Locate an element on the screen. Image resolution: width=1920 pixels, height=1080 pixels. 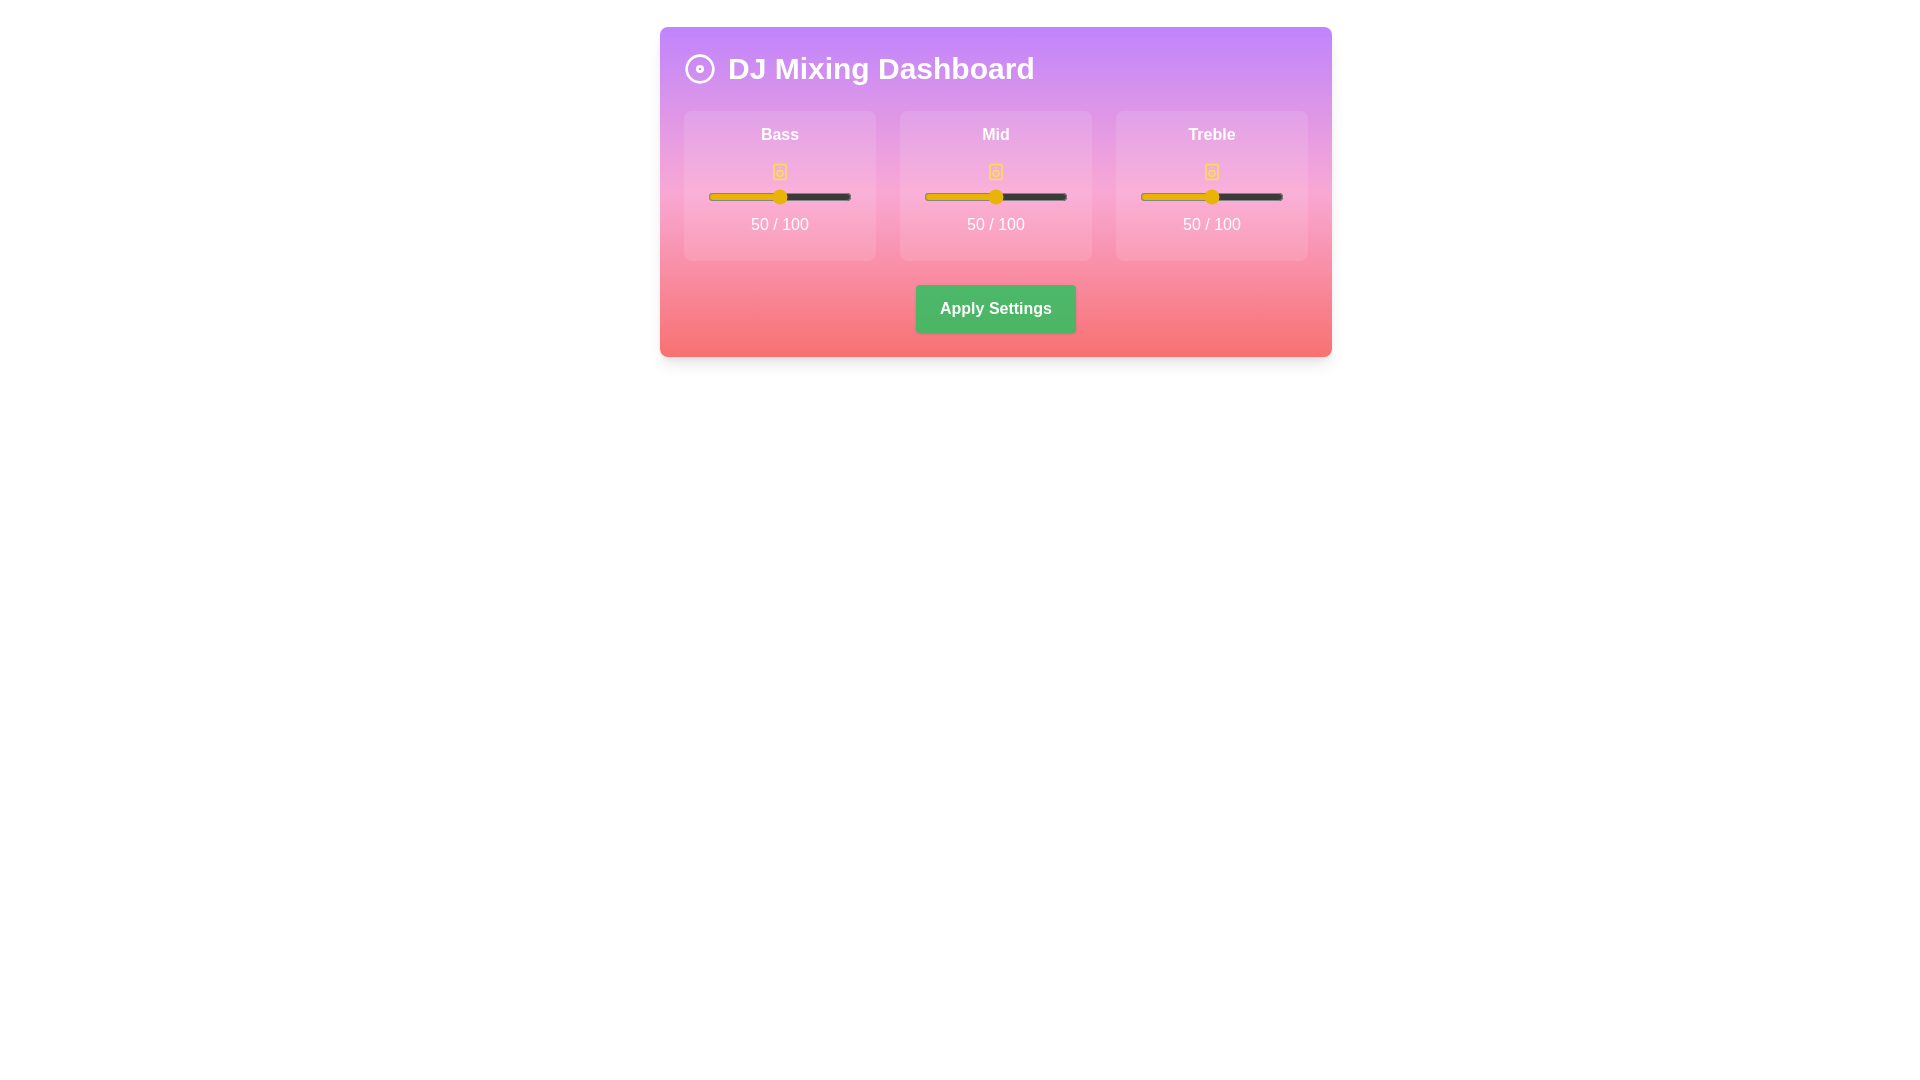
the mid slider to set its value to 74 is located at coordinates (1030, 196).